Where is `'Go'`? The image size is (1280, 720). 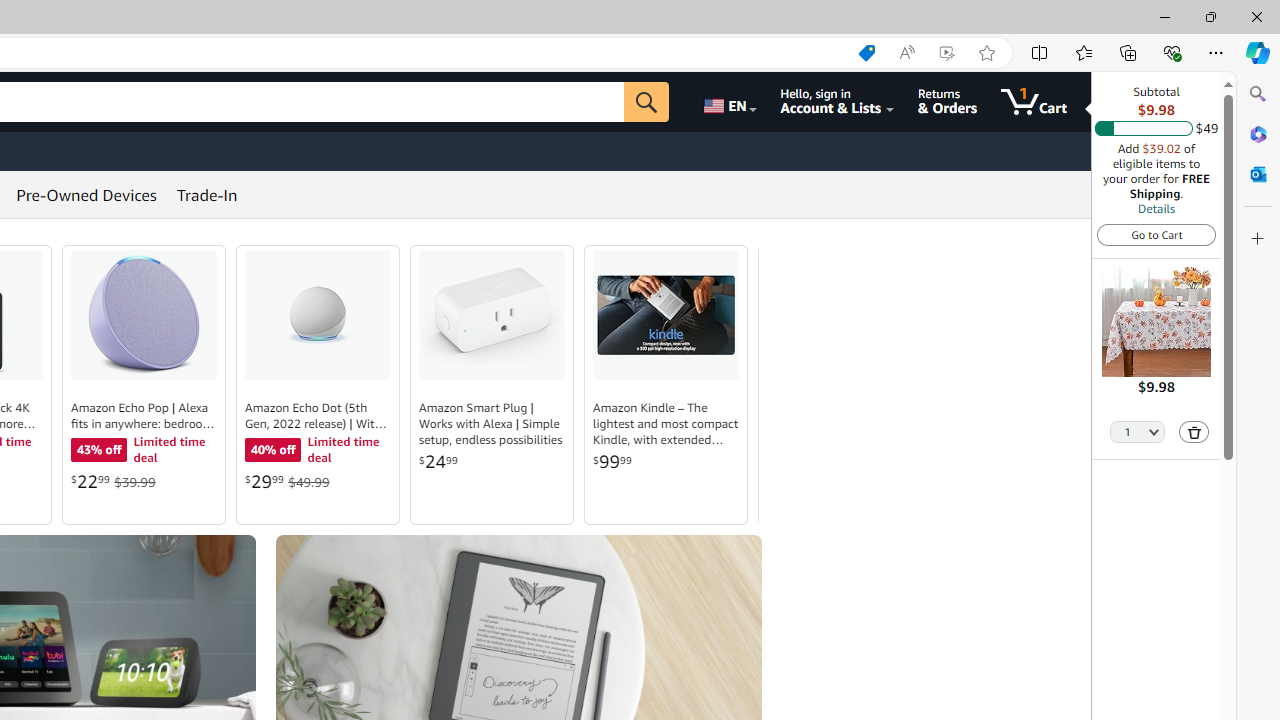 'Go' is located at coordinates (647, 101).